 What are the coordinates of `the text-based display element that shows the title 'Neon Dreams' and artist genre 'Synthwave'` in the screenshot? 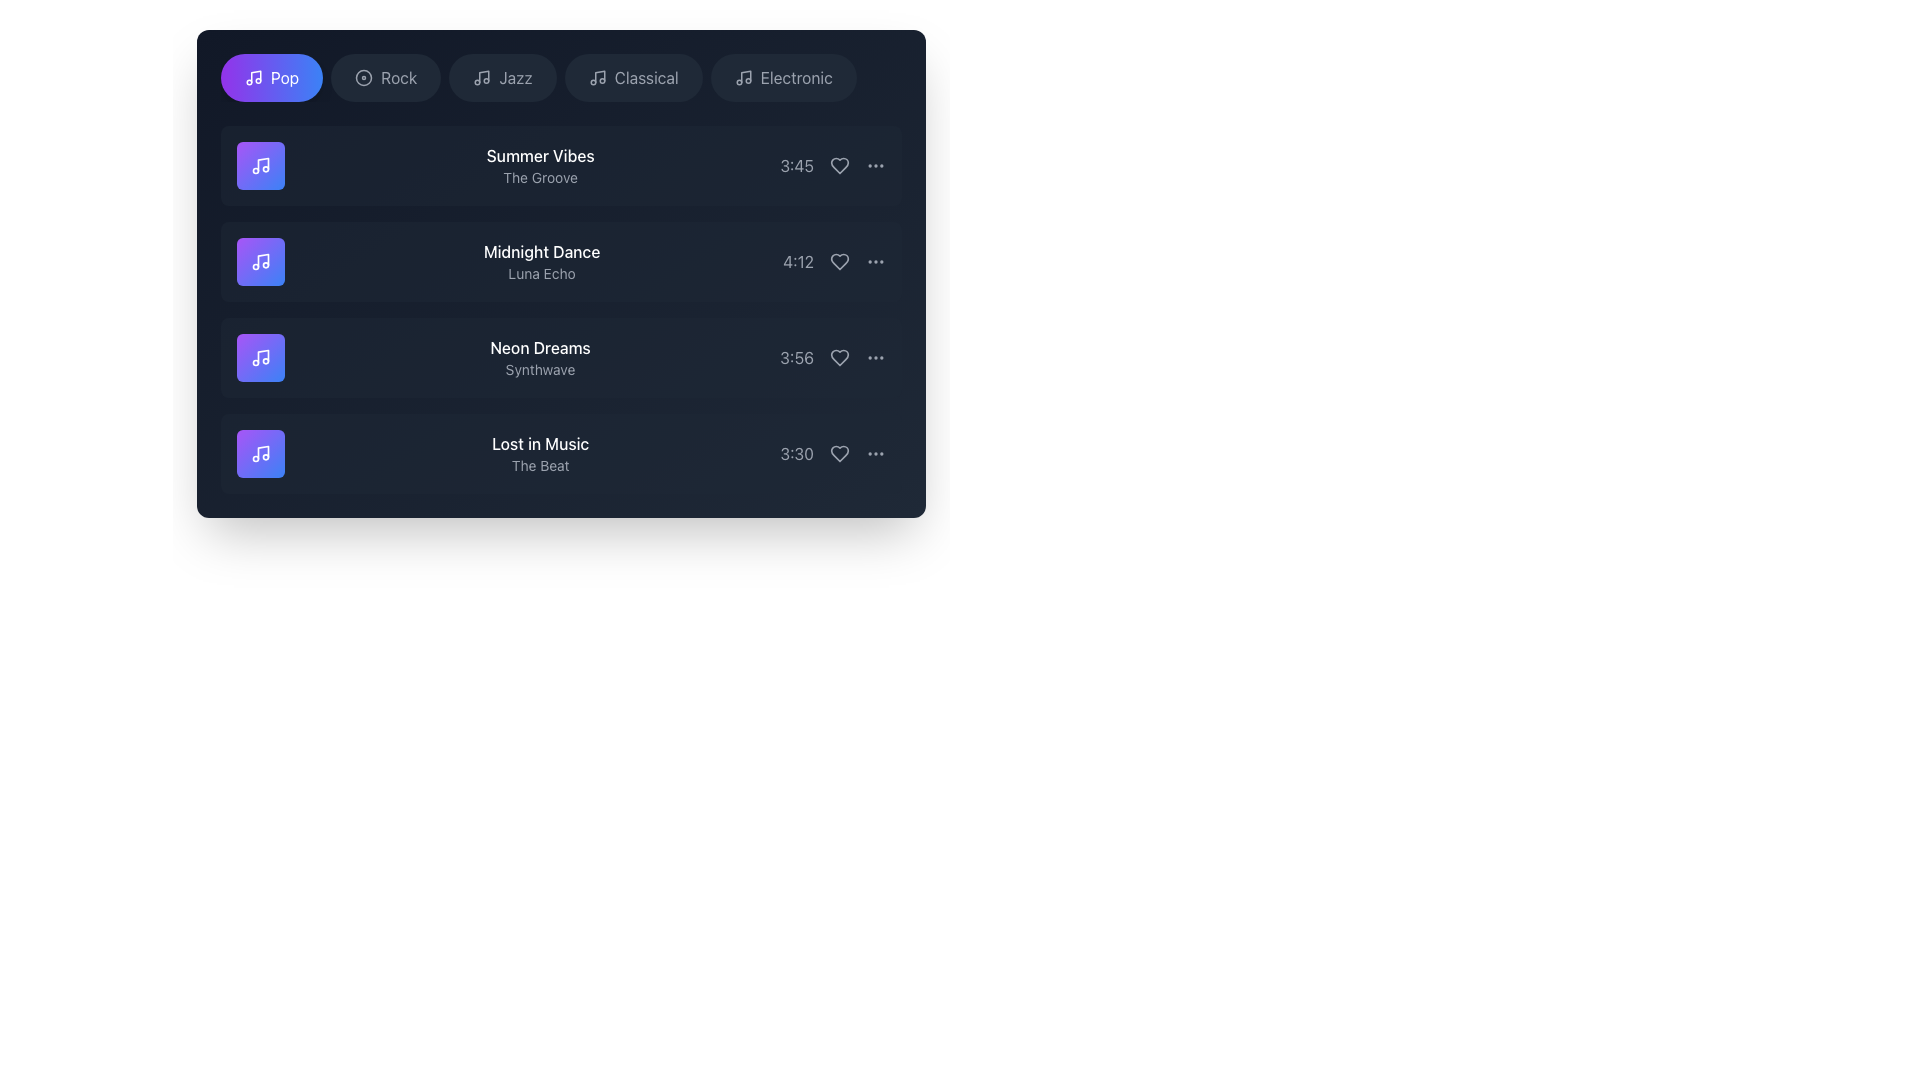 It's located at (540, 357).